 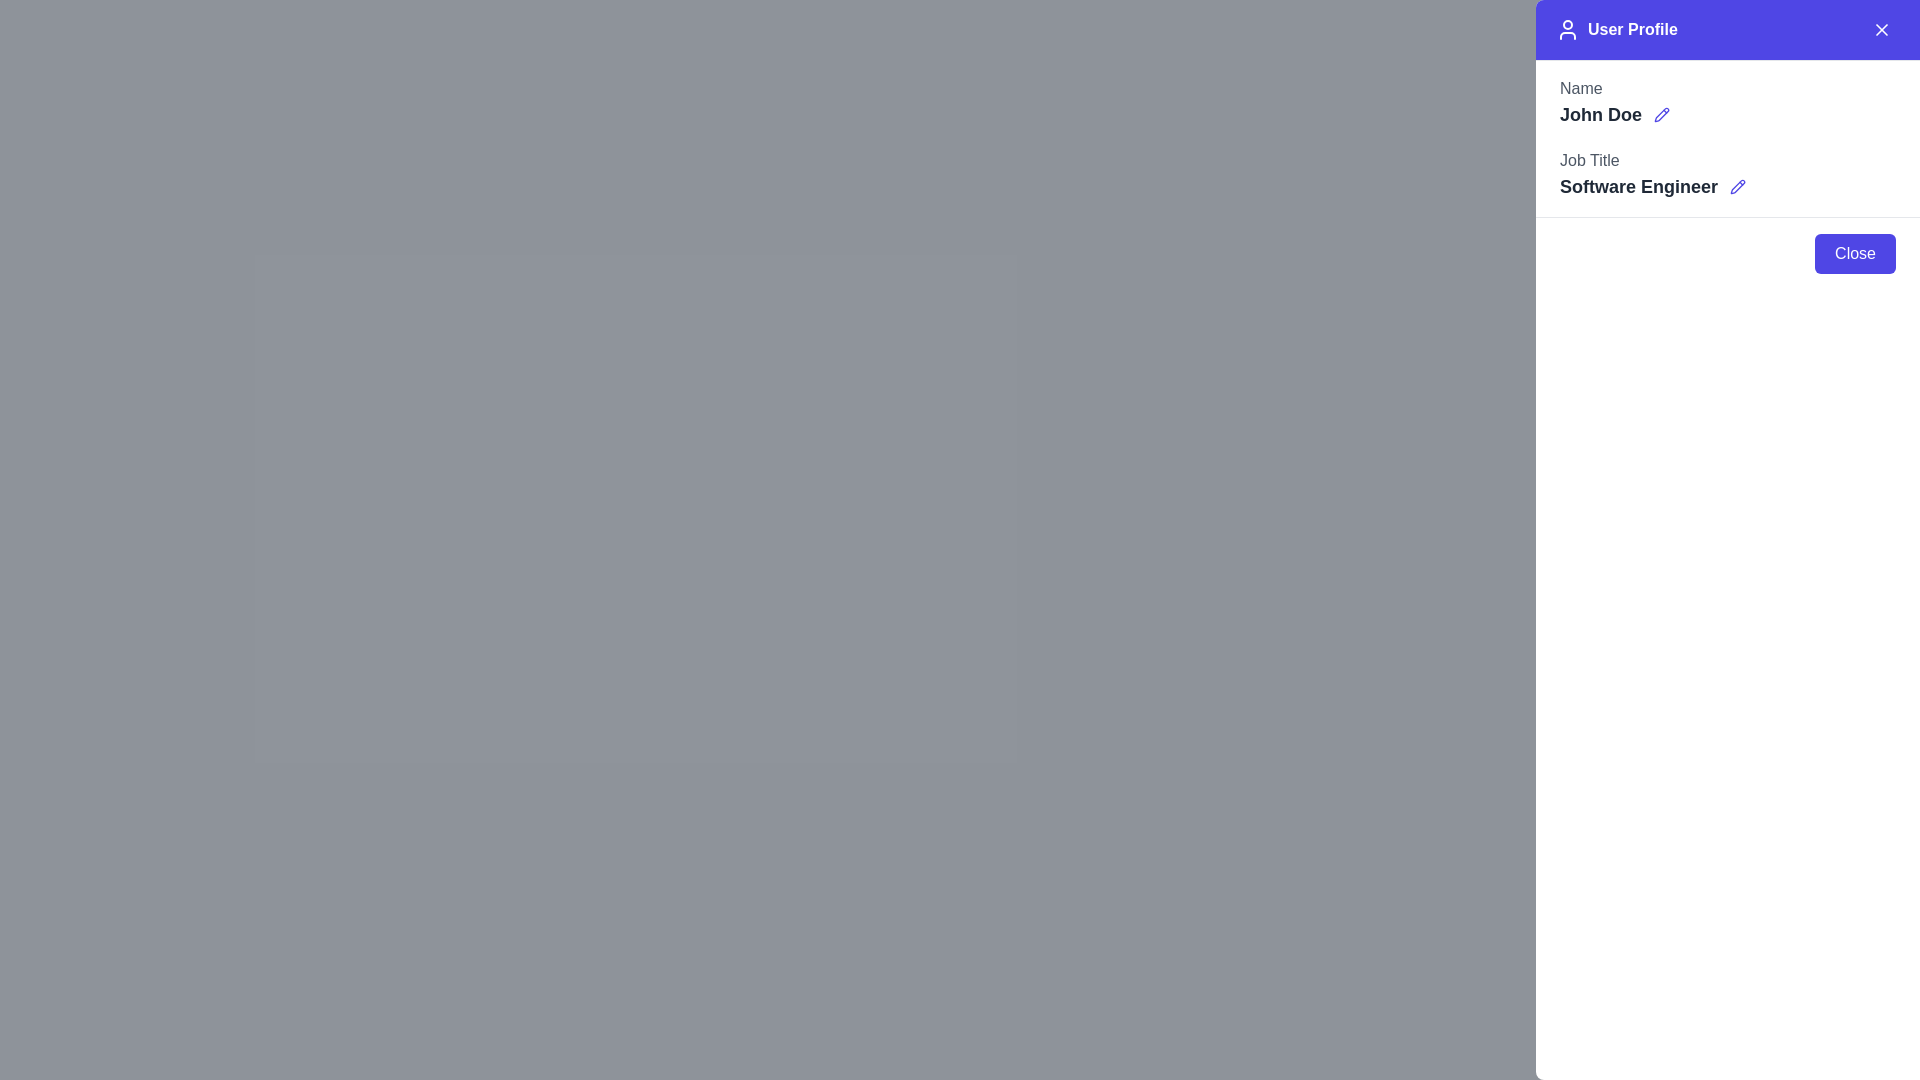 I want to click on the pencil icon located to the right of the text 'John Doe' to initiate the editing of the 'Name' field, so click(x=1661, y=115).